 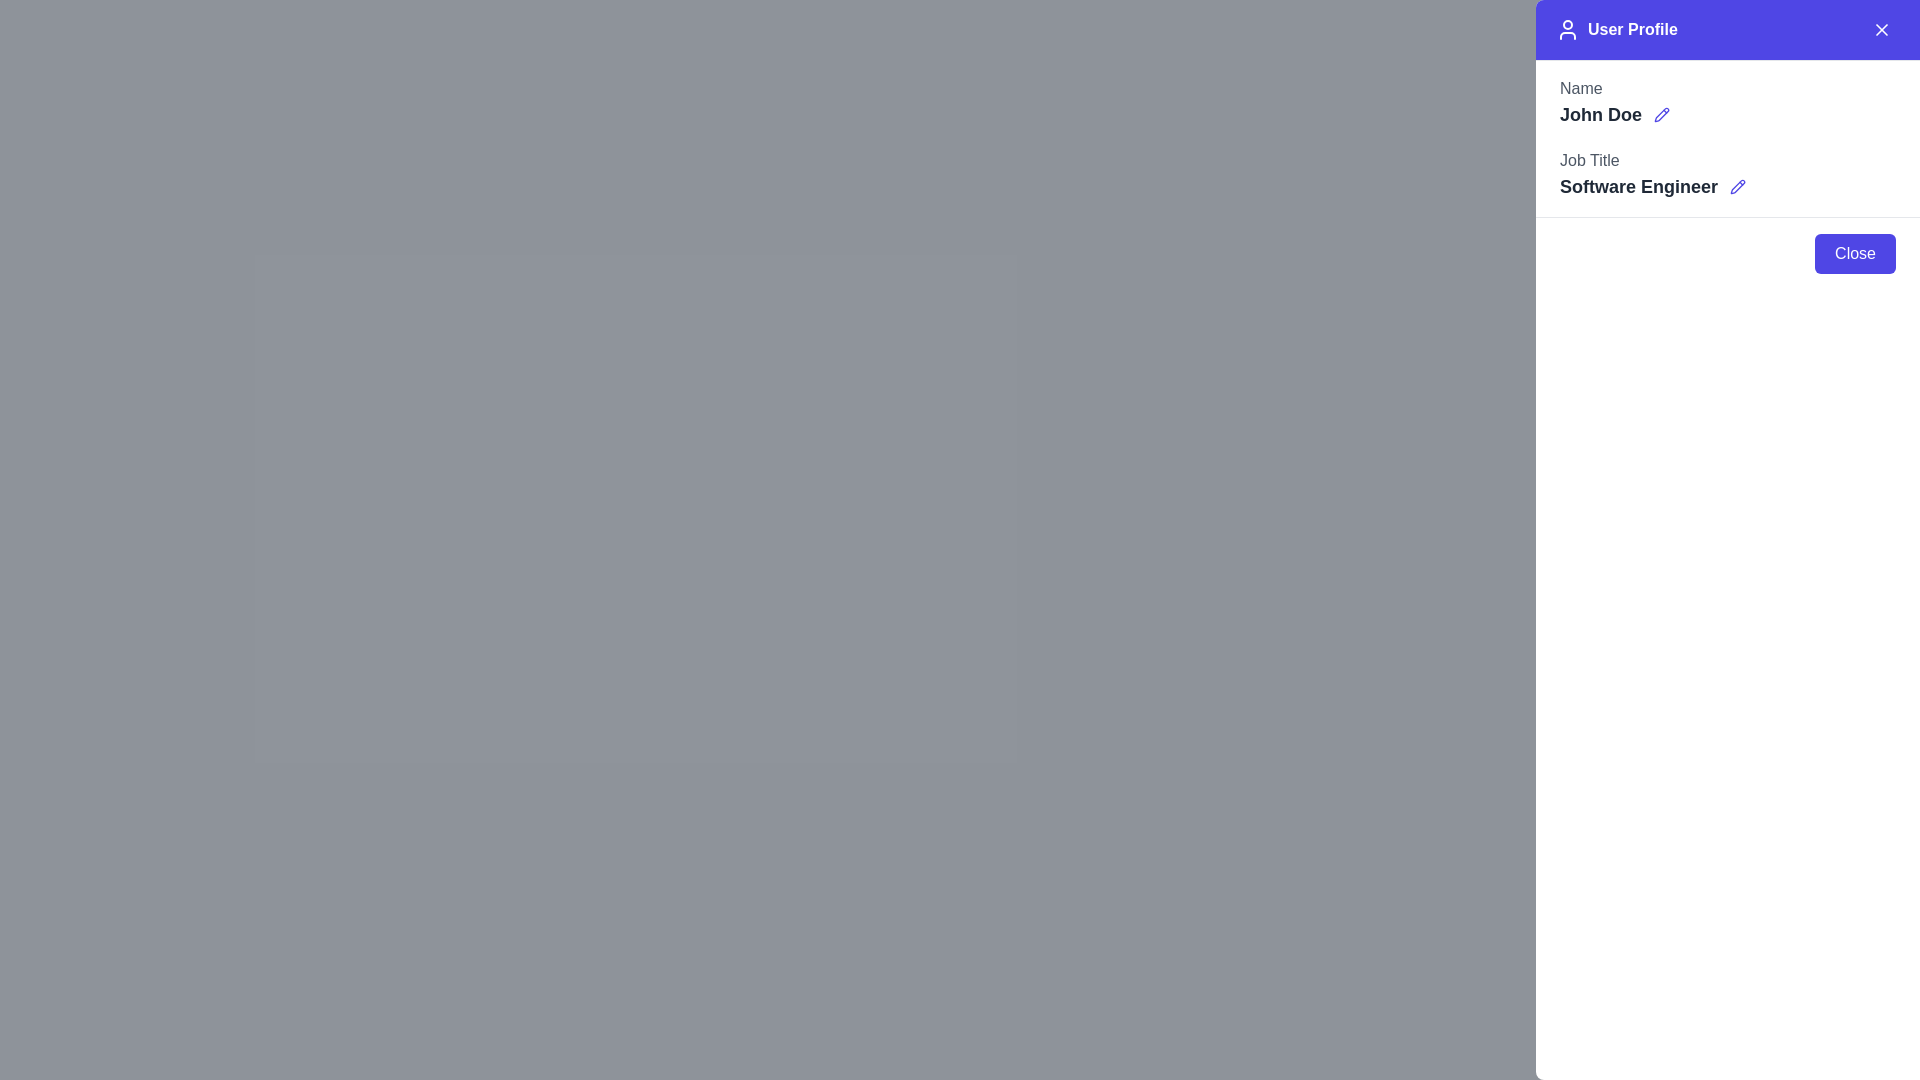 I want to click on the pencil icon located to the right of the text 'John Doe' to initiate the editing of the 'Name' field, so click(x=1661, y=115).